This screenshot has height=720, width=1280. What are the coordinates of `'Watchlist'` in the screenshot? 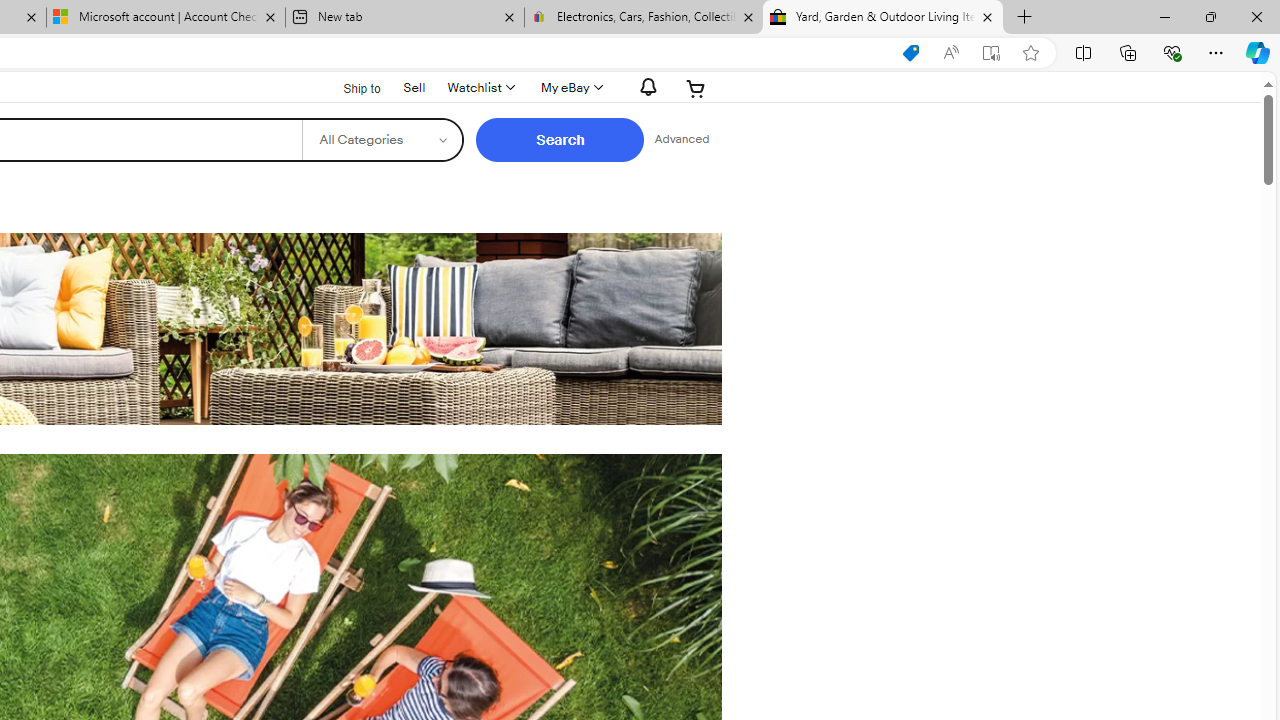 It's located at (480, 87).